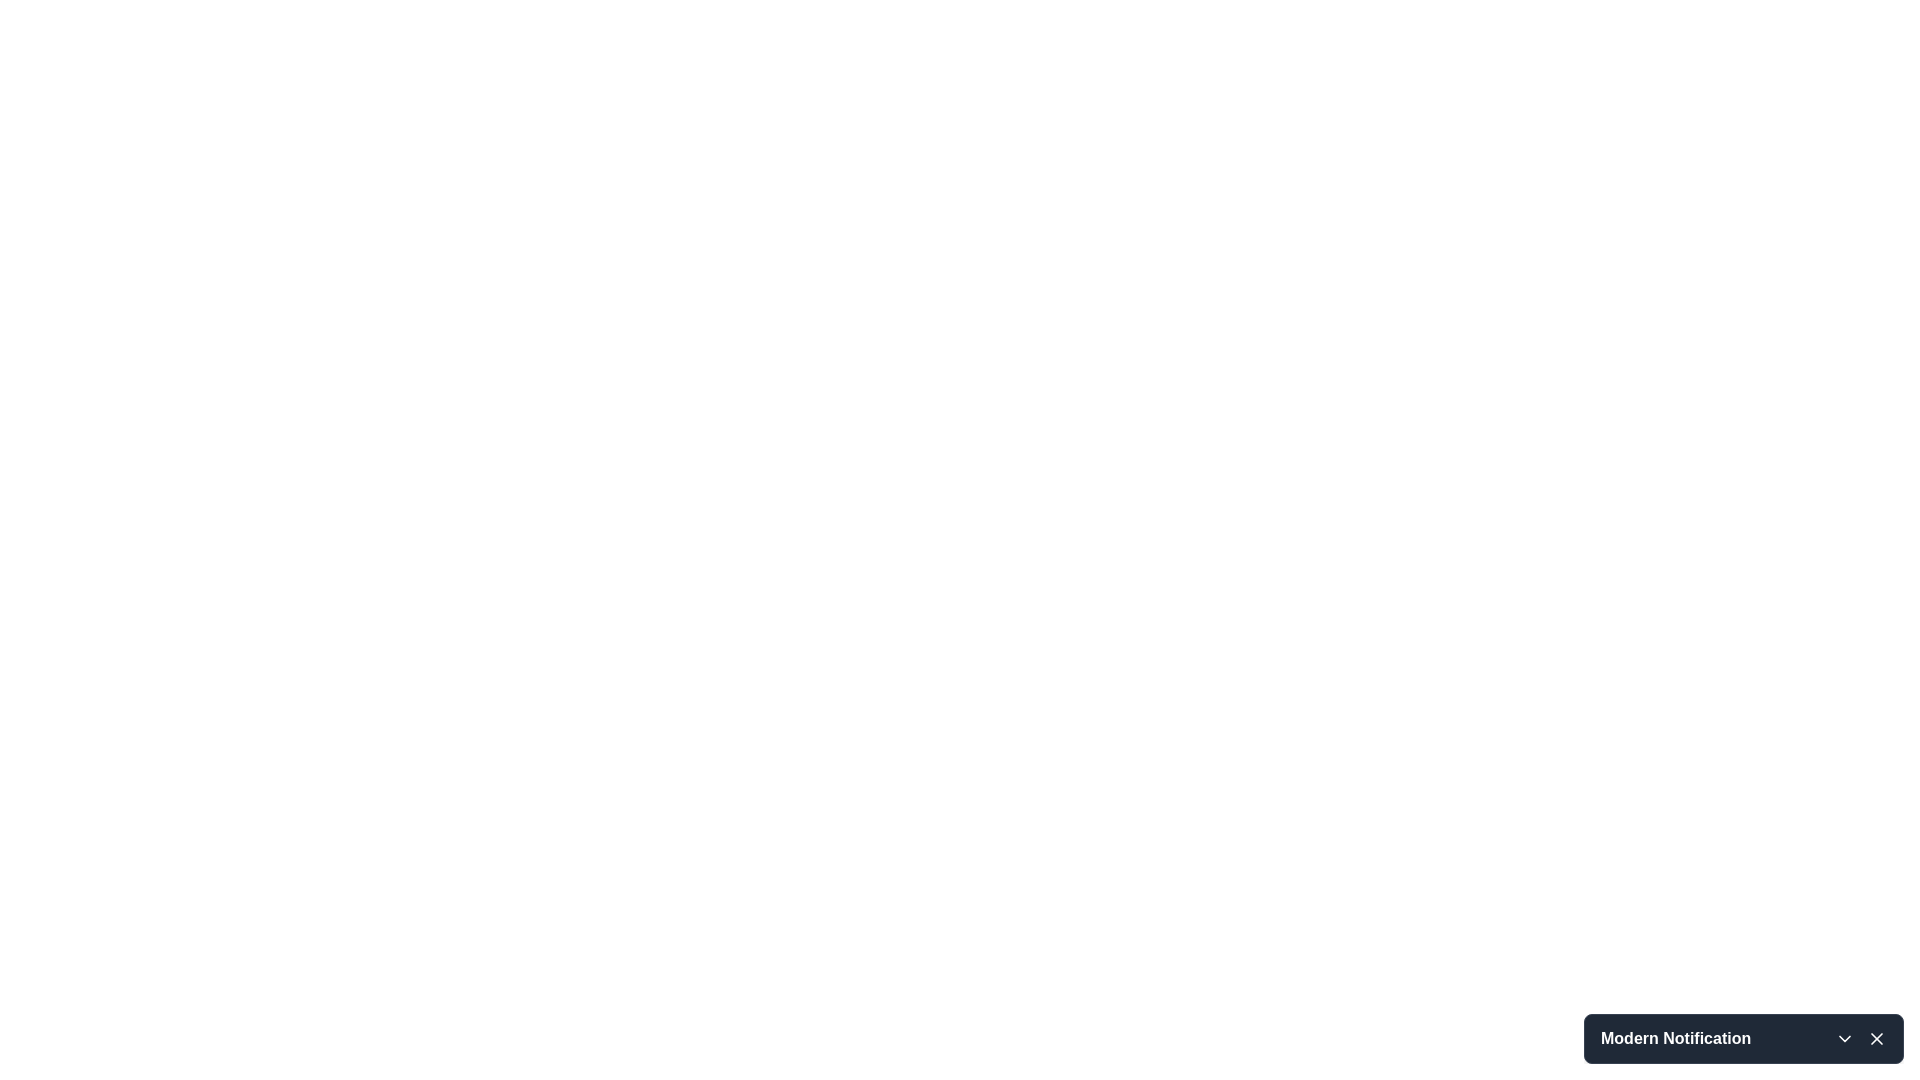 The image size is (1920, 1080). What do you see at coordinates (1875, 1037) in the screenshot?
I see `the close button (×) located at the bottom-right of the 'Modern Notification' bar` at bounding box center [1875, 1037].